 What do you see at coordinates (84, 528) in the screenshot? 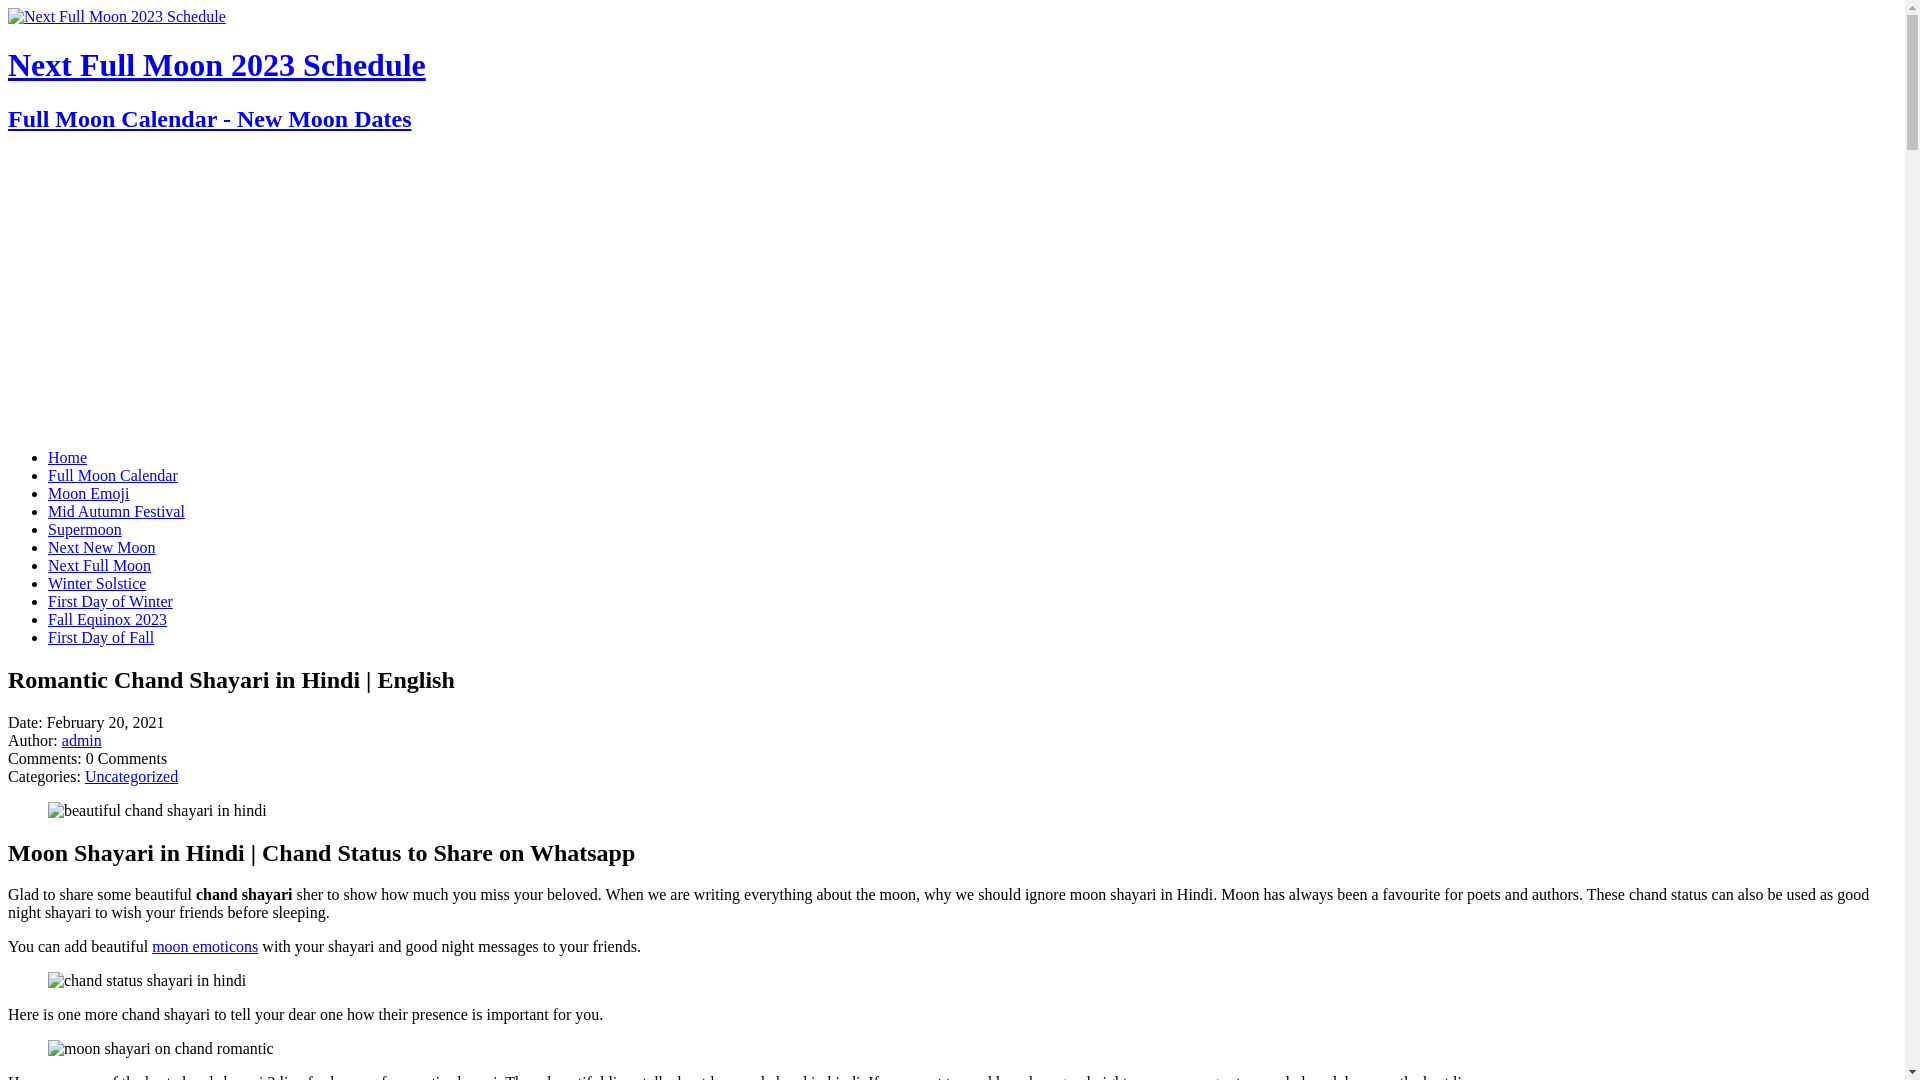
I see `'Supermoon'` at bounding box center [84, 528].